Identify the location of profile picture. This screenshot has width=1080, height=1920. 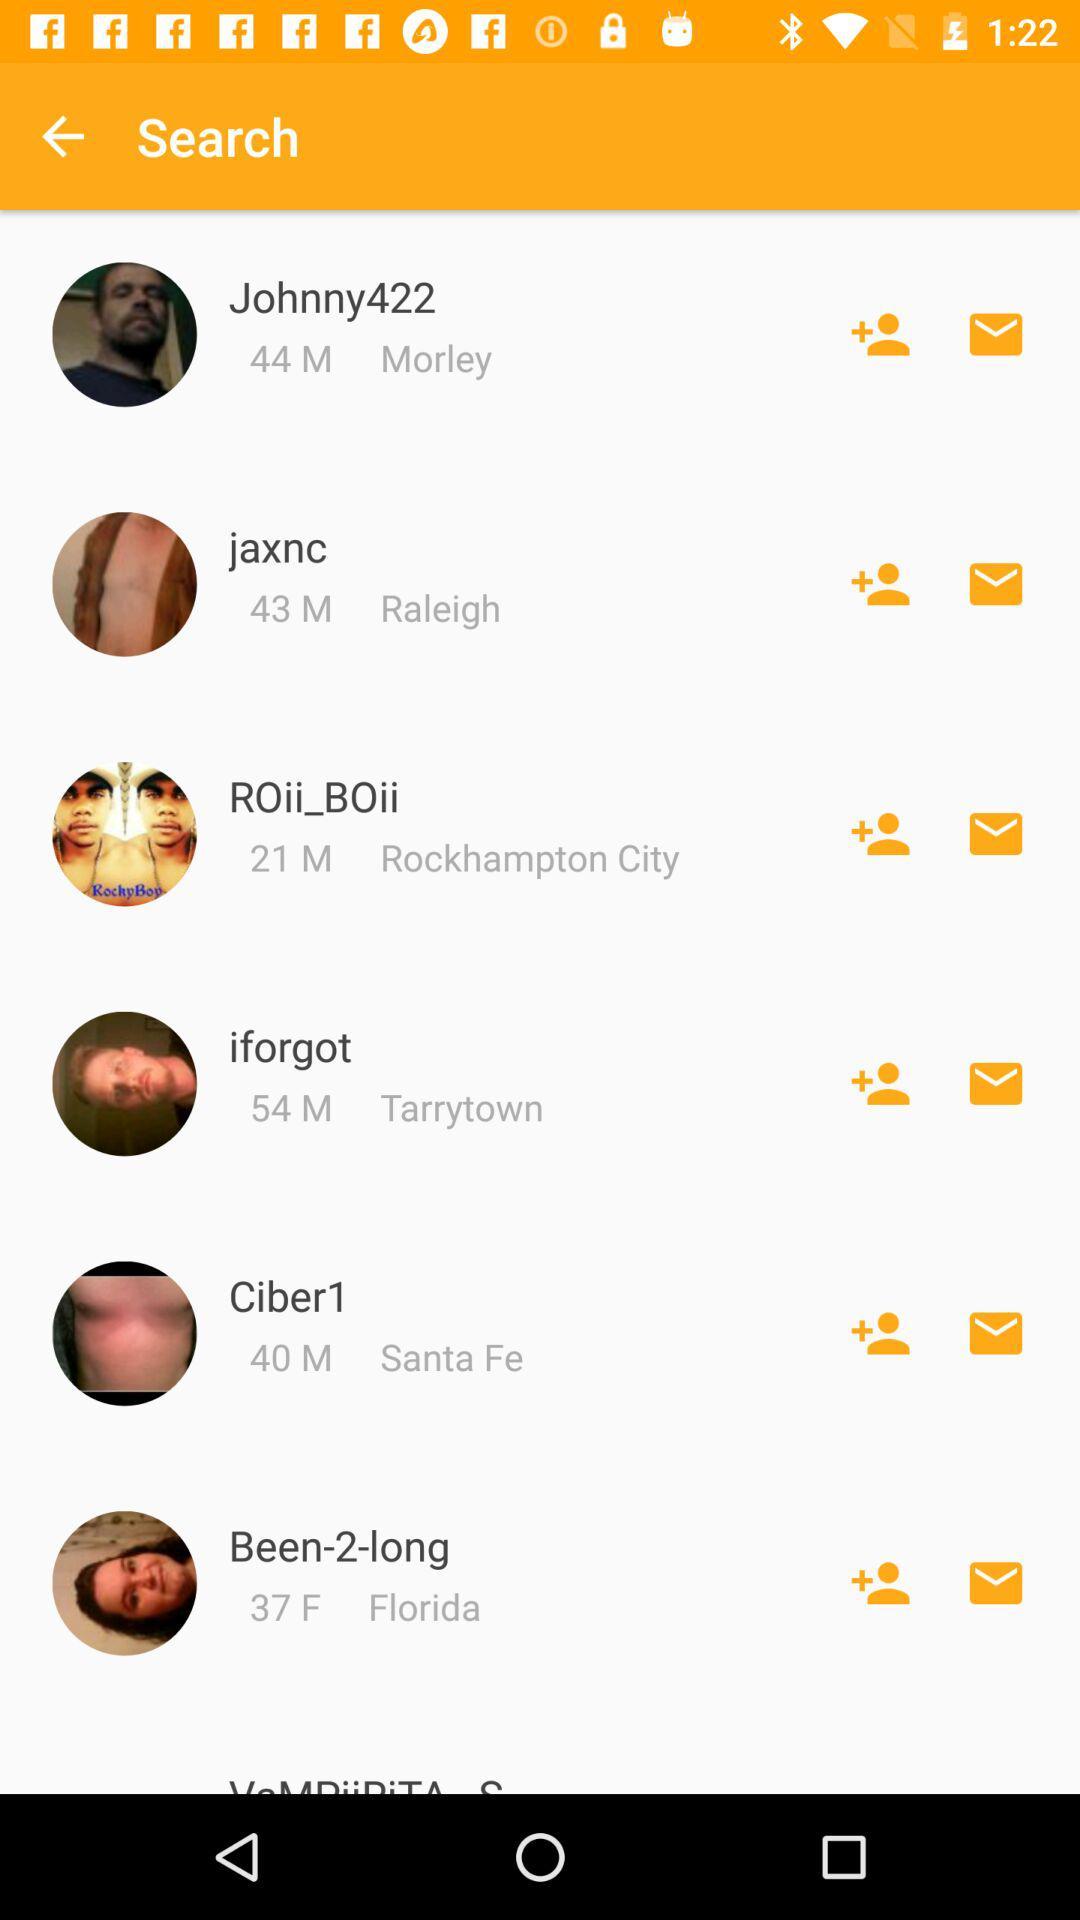
(124, 334).